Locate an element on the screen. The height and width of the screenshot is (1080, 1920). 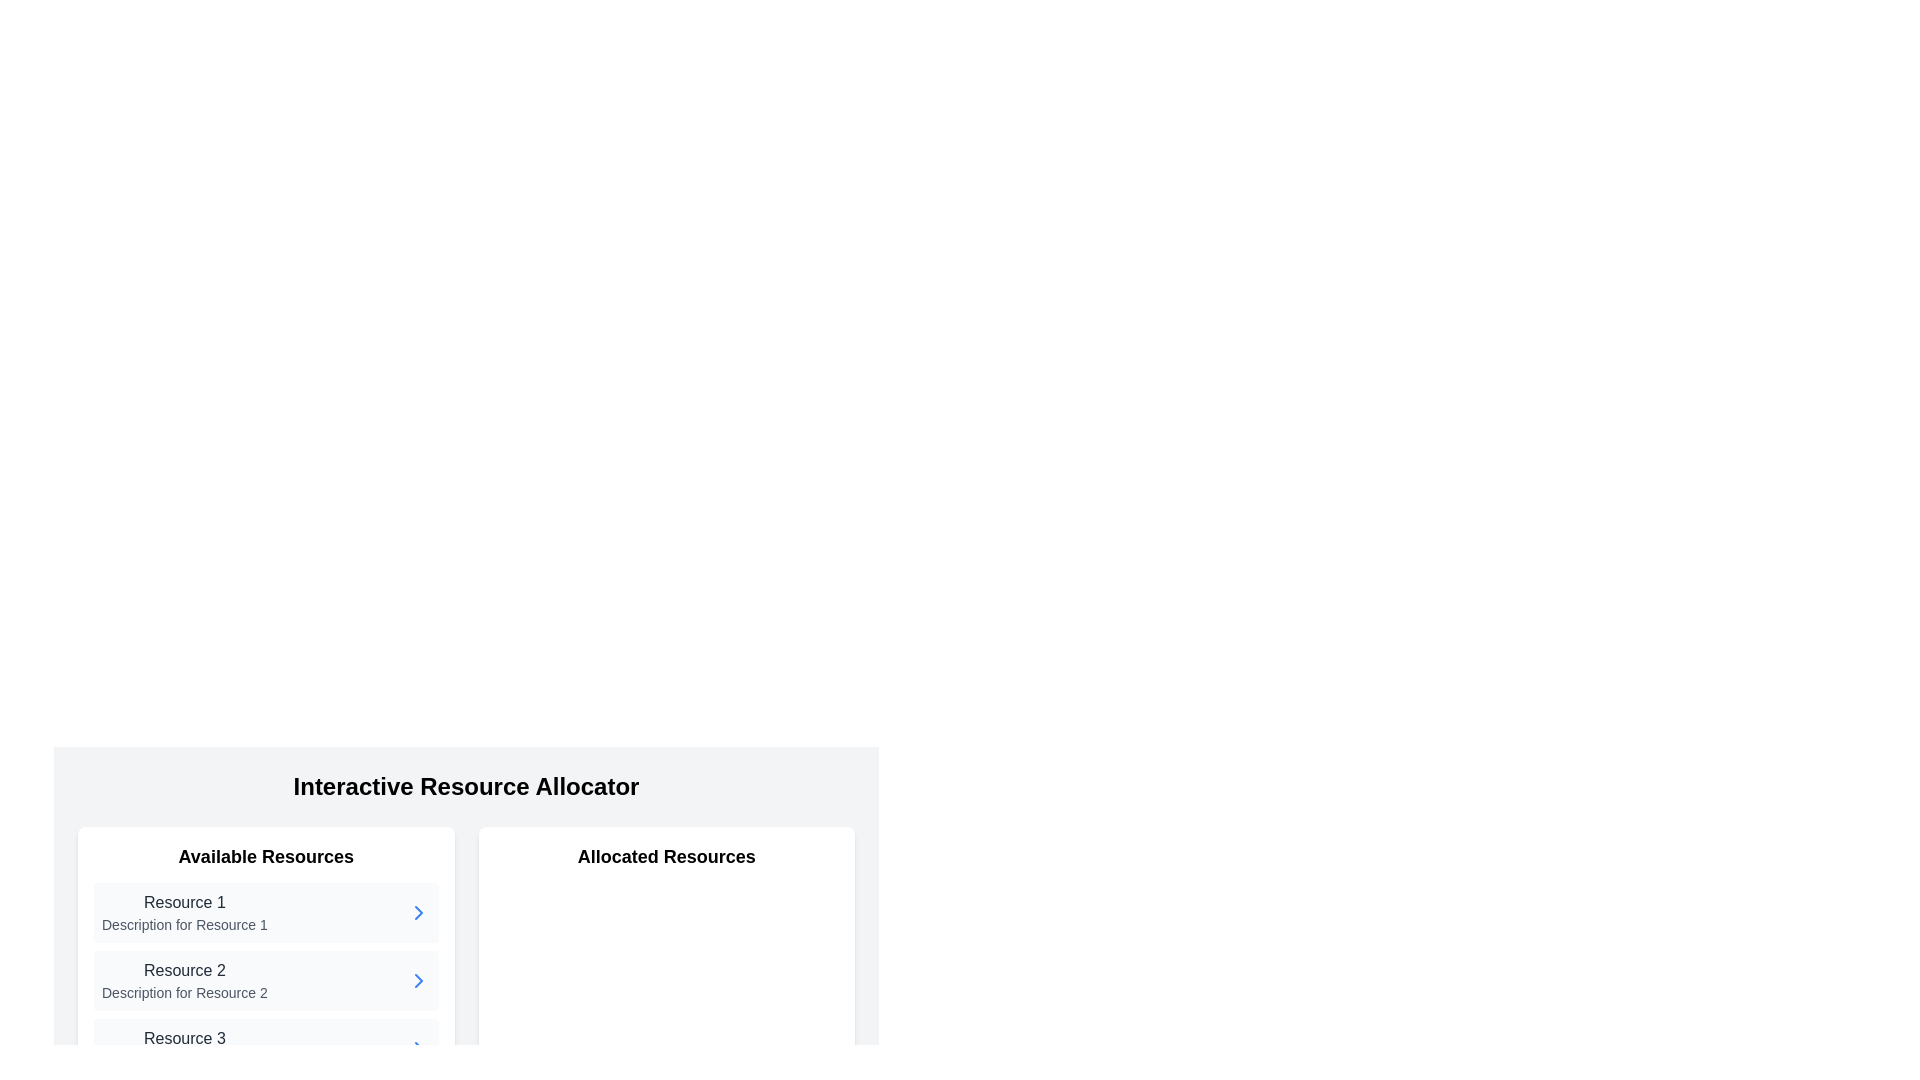
the informational text block for 'Resource 2' is located at coordinates (184, 979).